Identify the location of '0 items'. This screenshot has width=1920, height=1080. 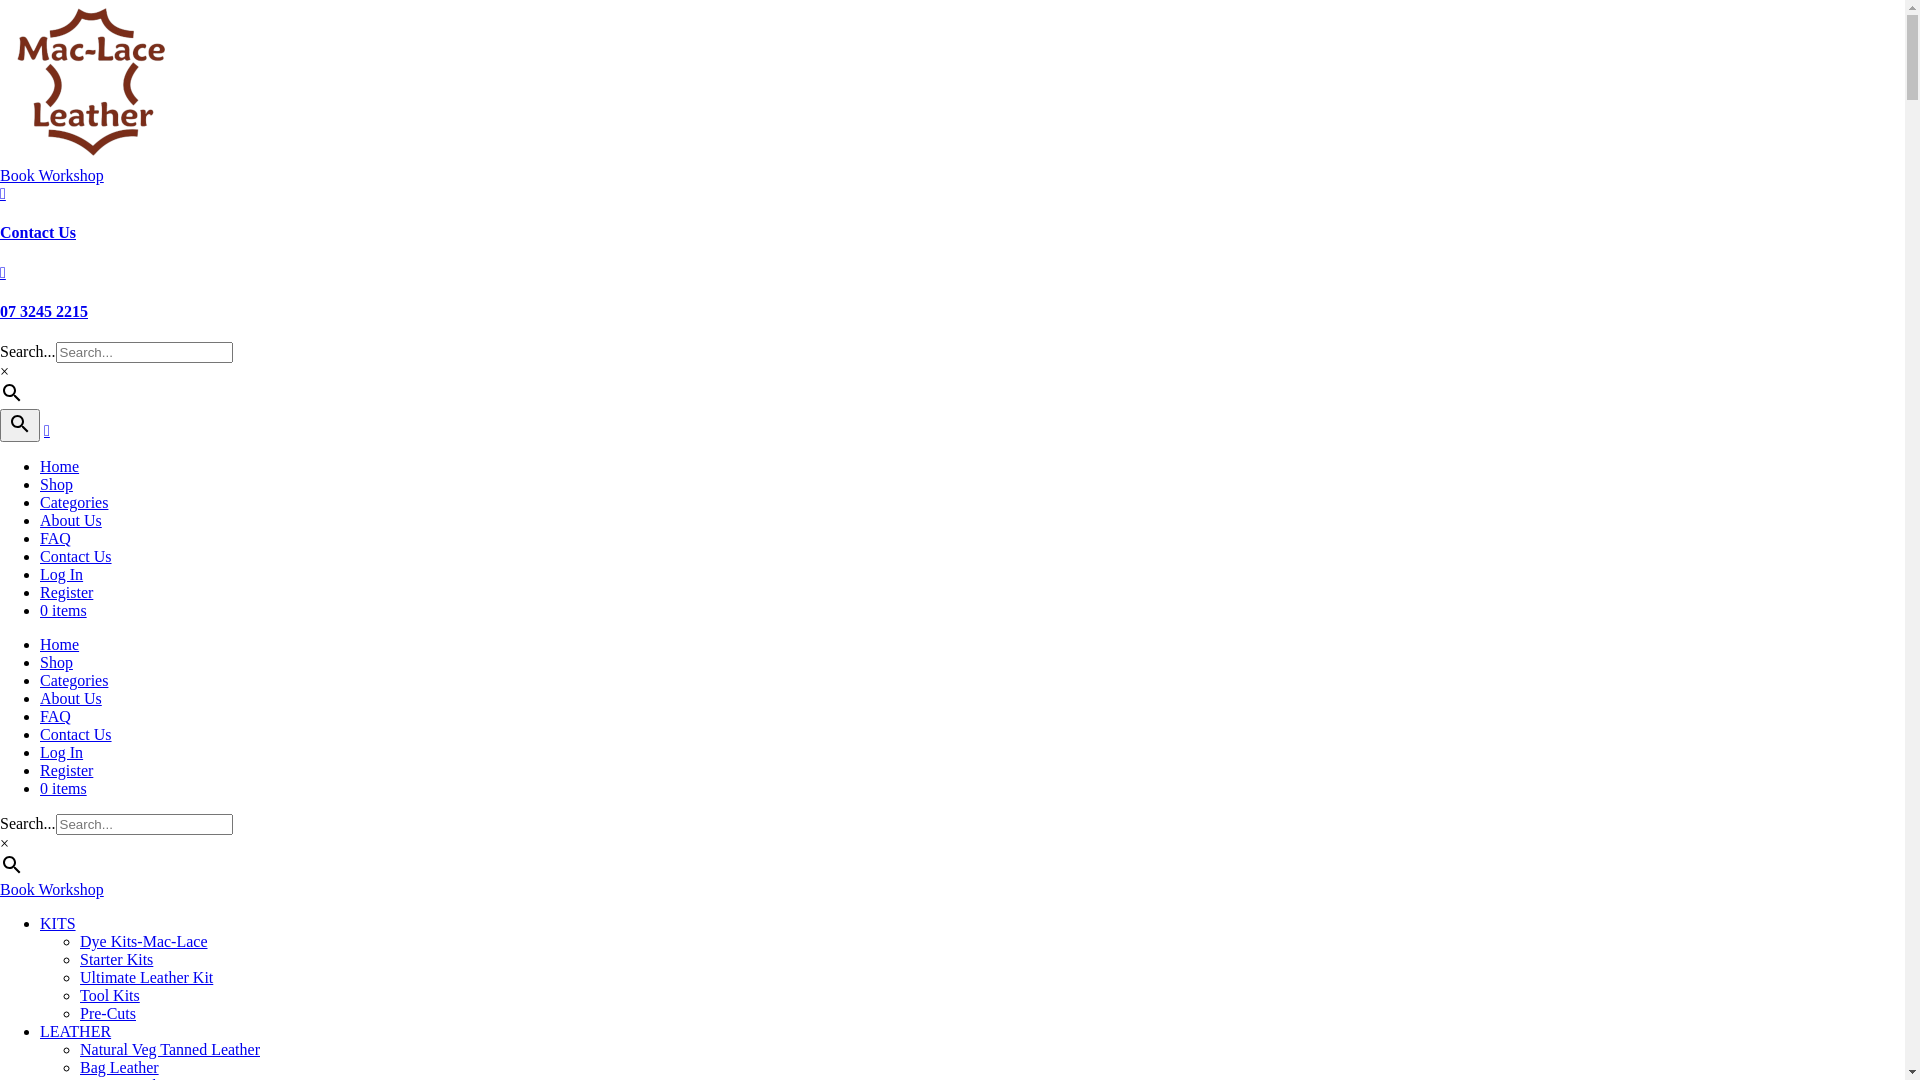
(63, 609).